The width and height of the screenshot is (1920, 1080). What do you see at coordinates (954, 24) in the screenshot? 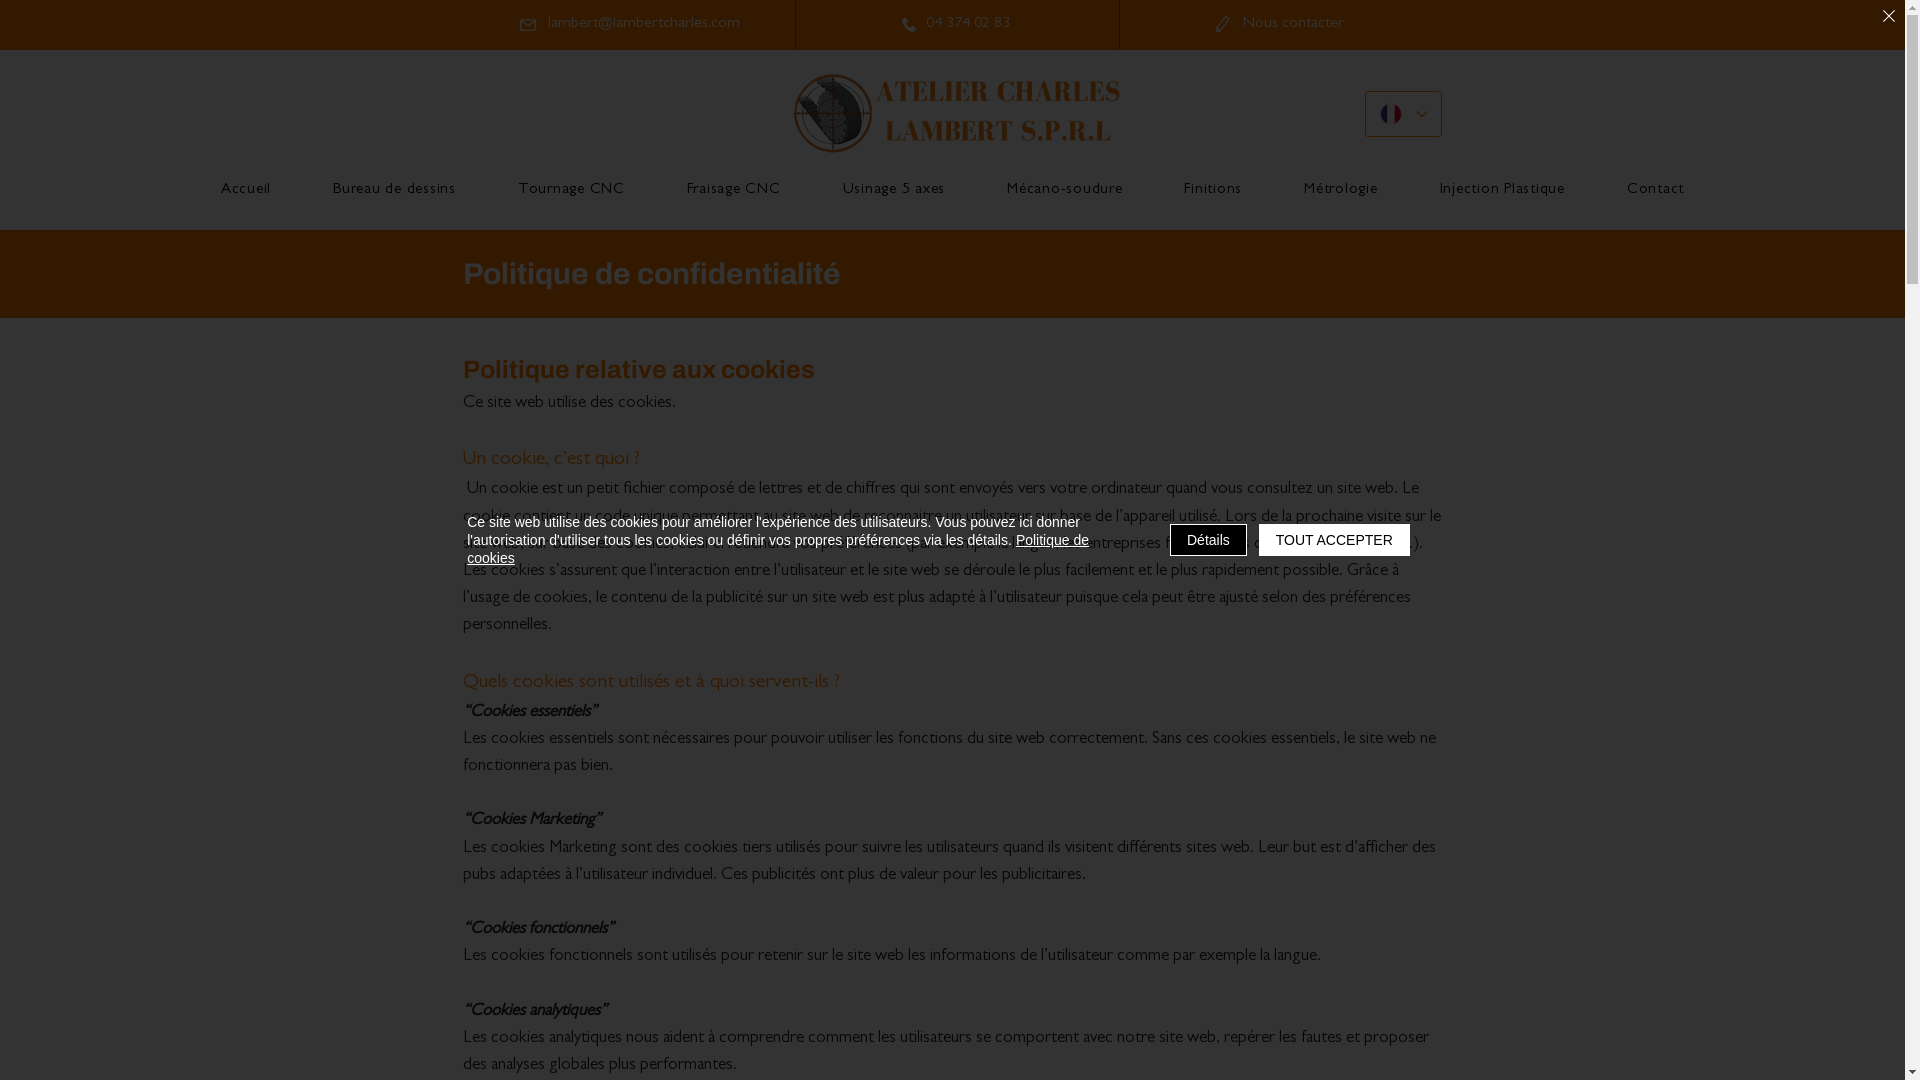
I see `'04 374 02 83'` at bounding box center [954, 24].